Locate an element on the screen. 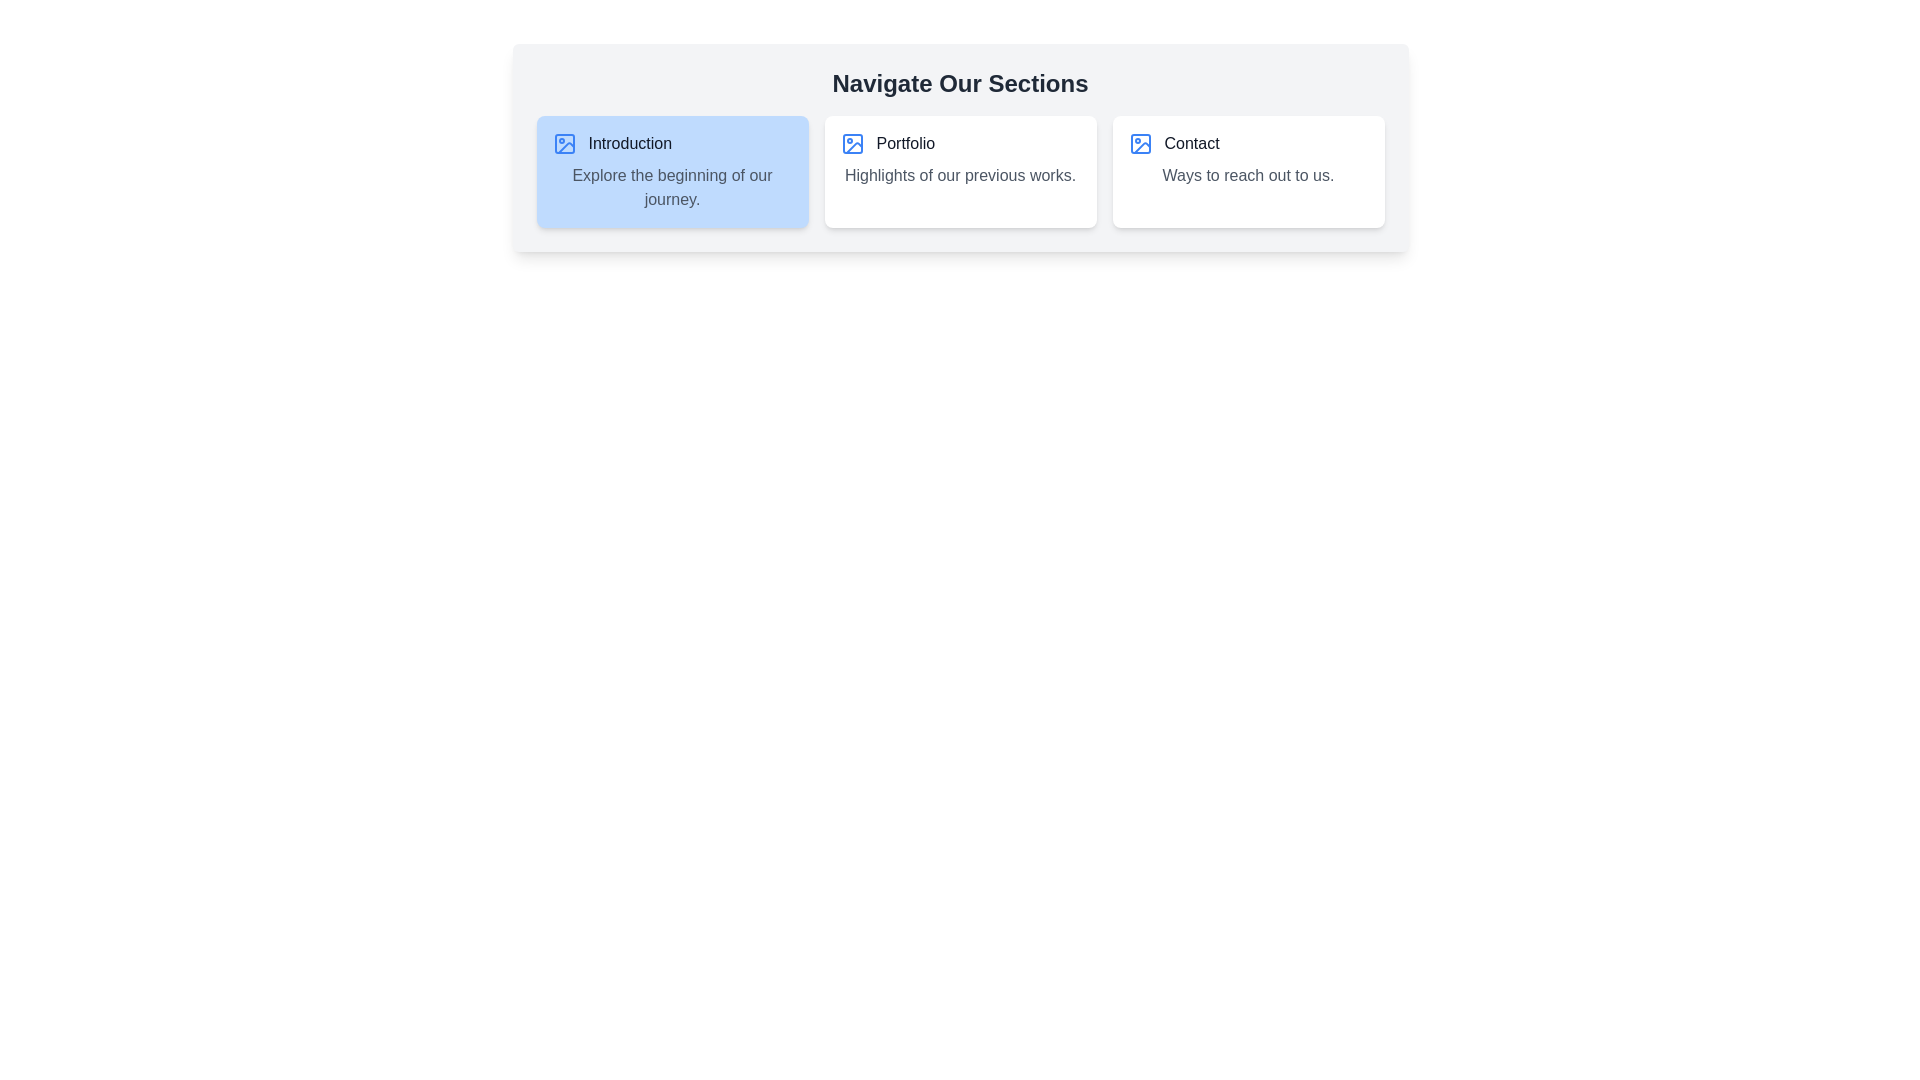 The width and height of the screenshot is (1920, 1080). the first descriptive card in the horizontal row, which introduces the journey or content of the application is located at coordinates (672, 171).